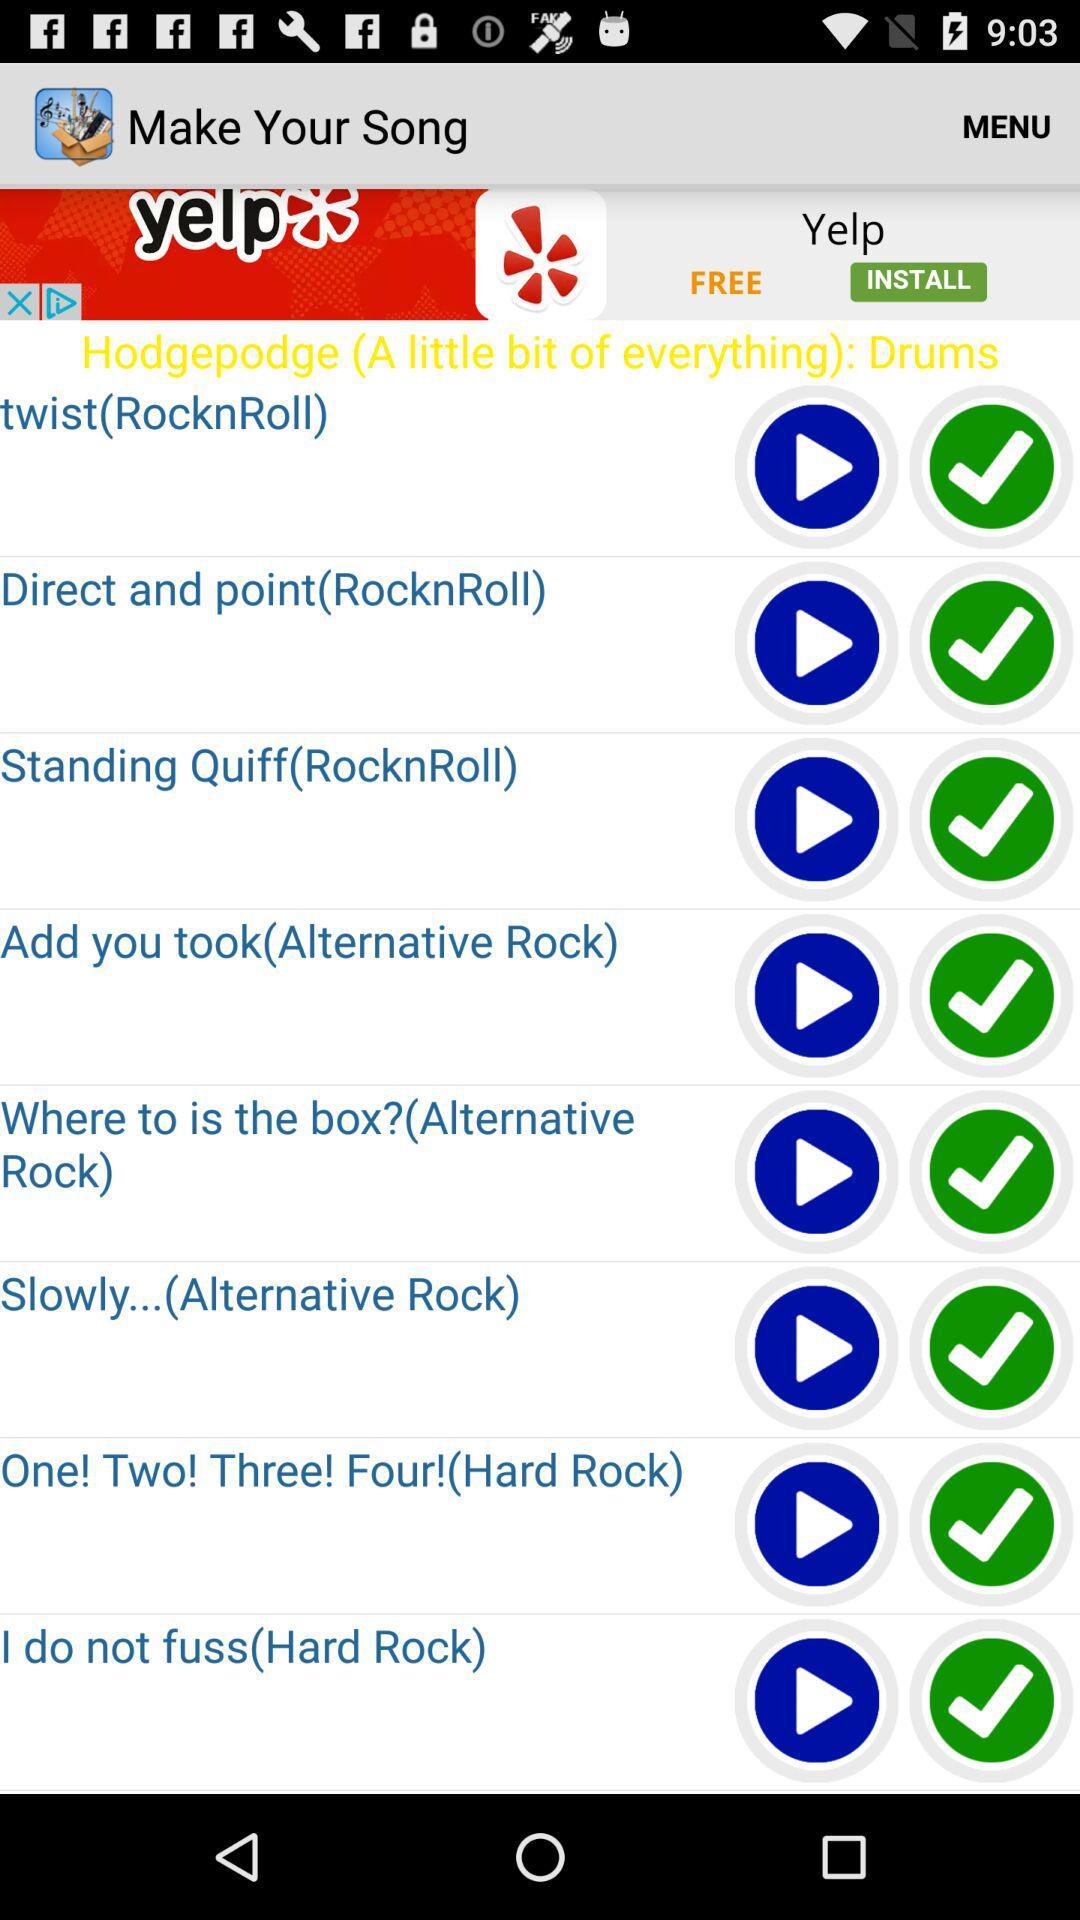 The width and height of the screenshot is (1080, 1920). Describe the element at coordinates (817, 1173) in the screenshot. I see `track` at that location.